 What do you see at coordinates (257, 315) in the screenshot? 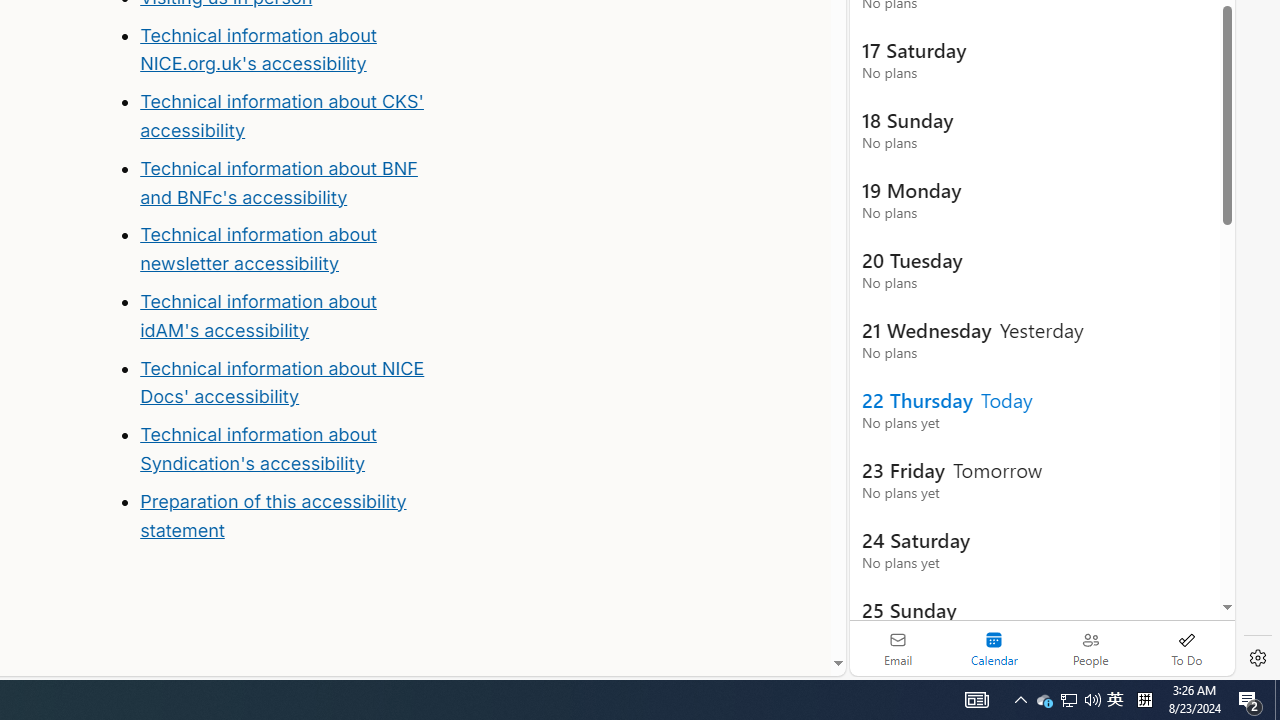
I see `'Technical information about idAM'` at bounding box center [257, 315].